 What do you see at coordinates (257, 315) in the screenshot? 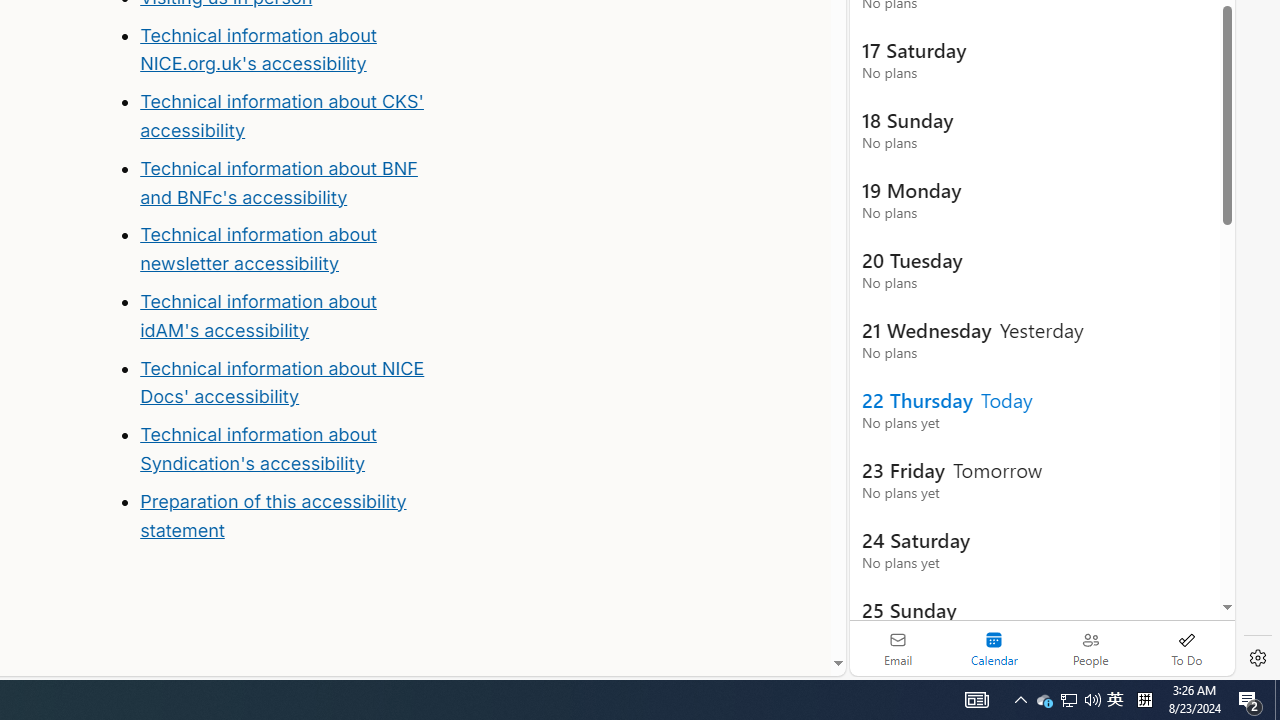
I see `'Technical information about idAM'` at bounding box center [257, 315].